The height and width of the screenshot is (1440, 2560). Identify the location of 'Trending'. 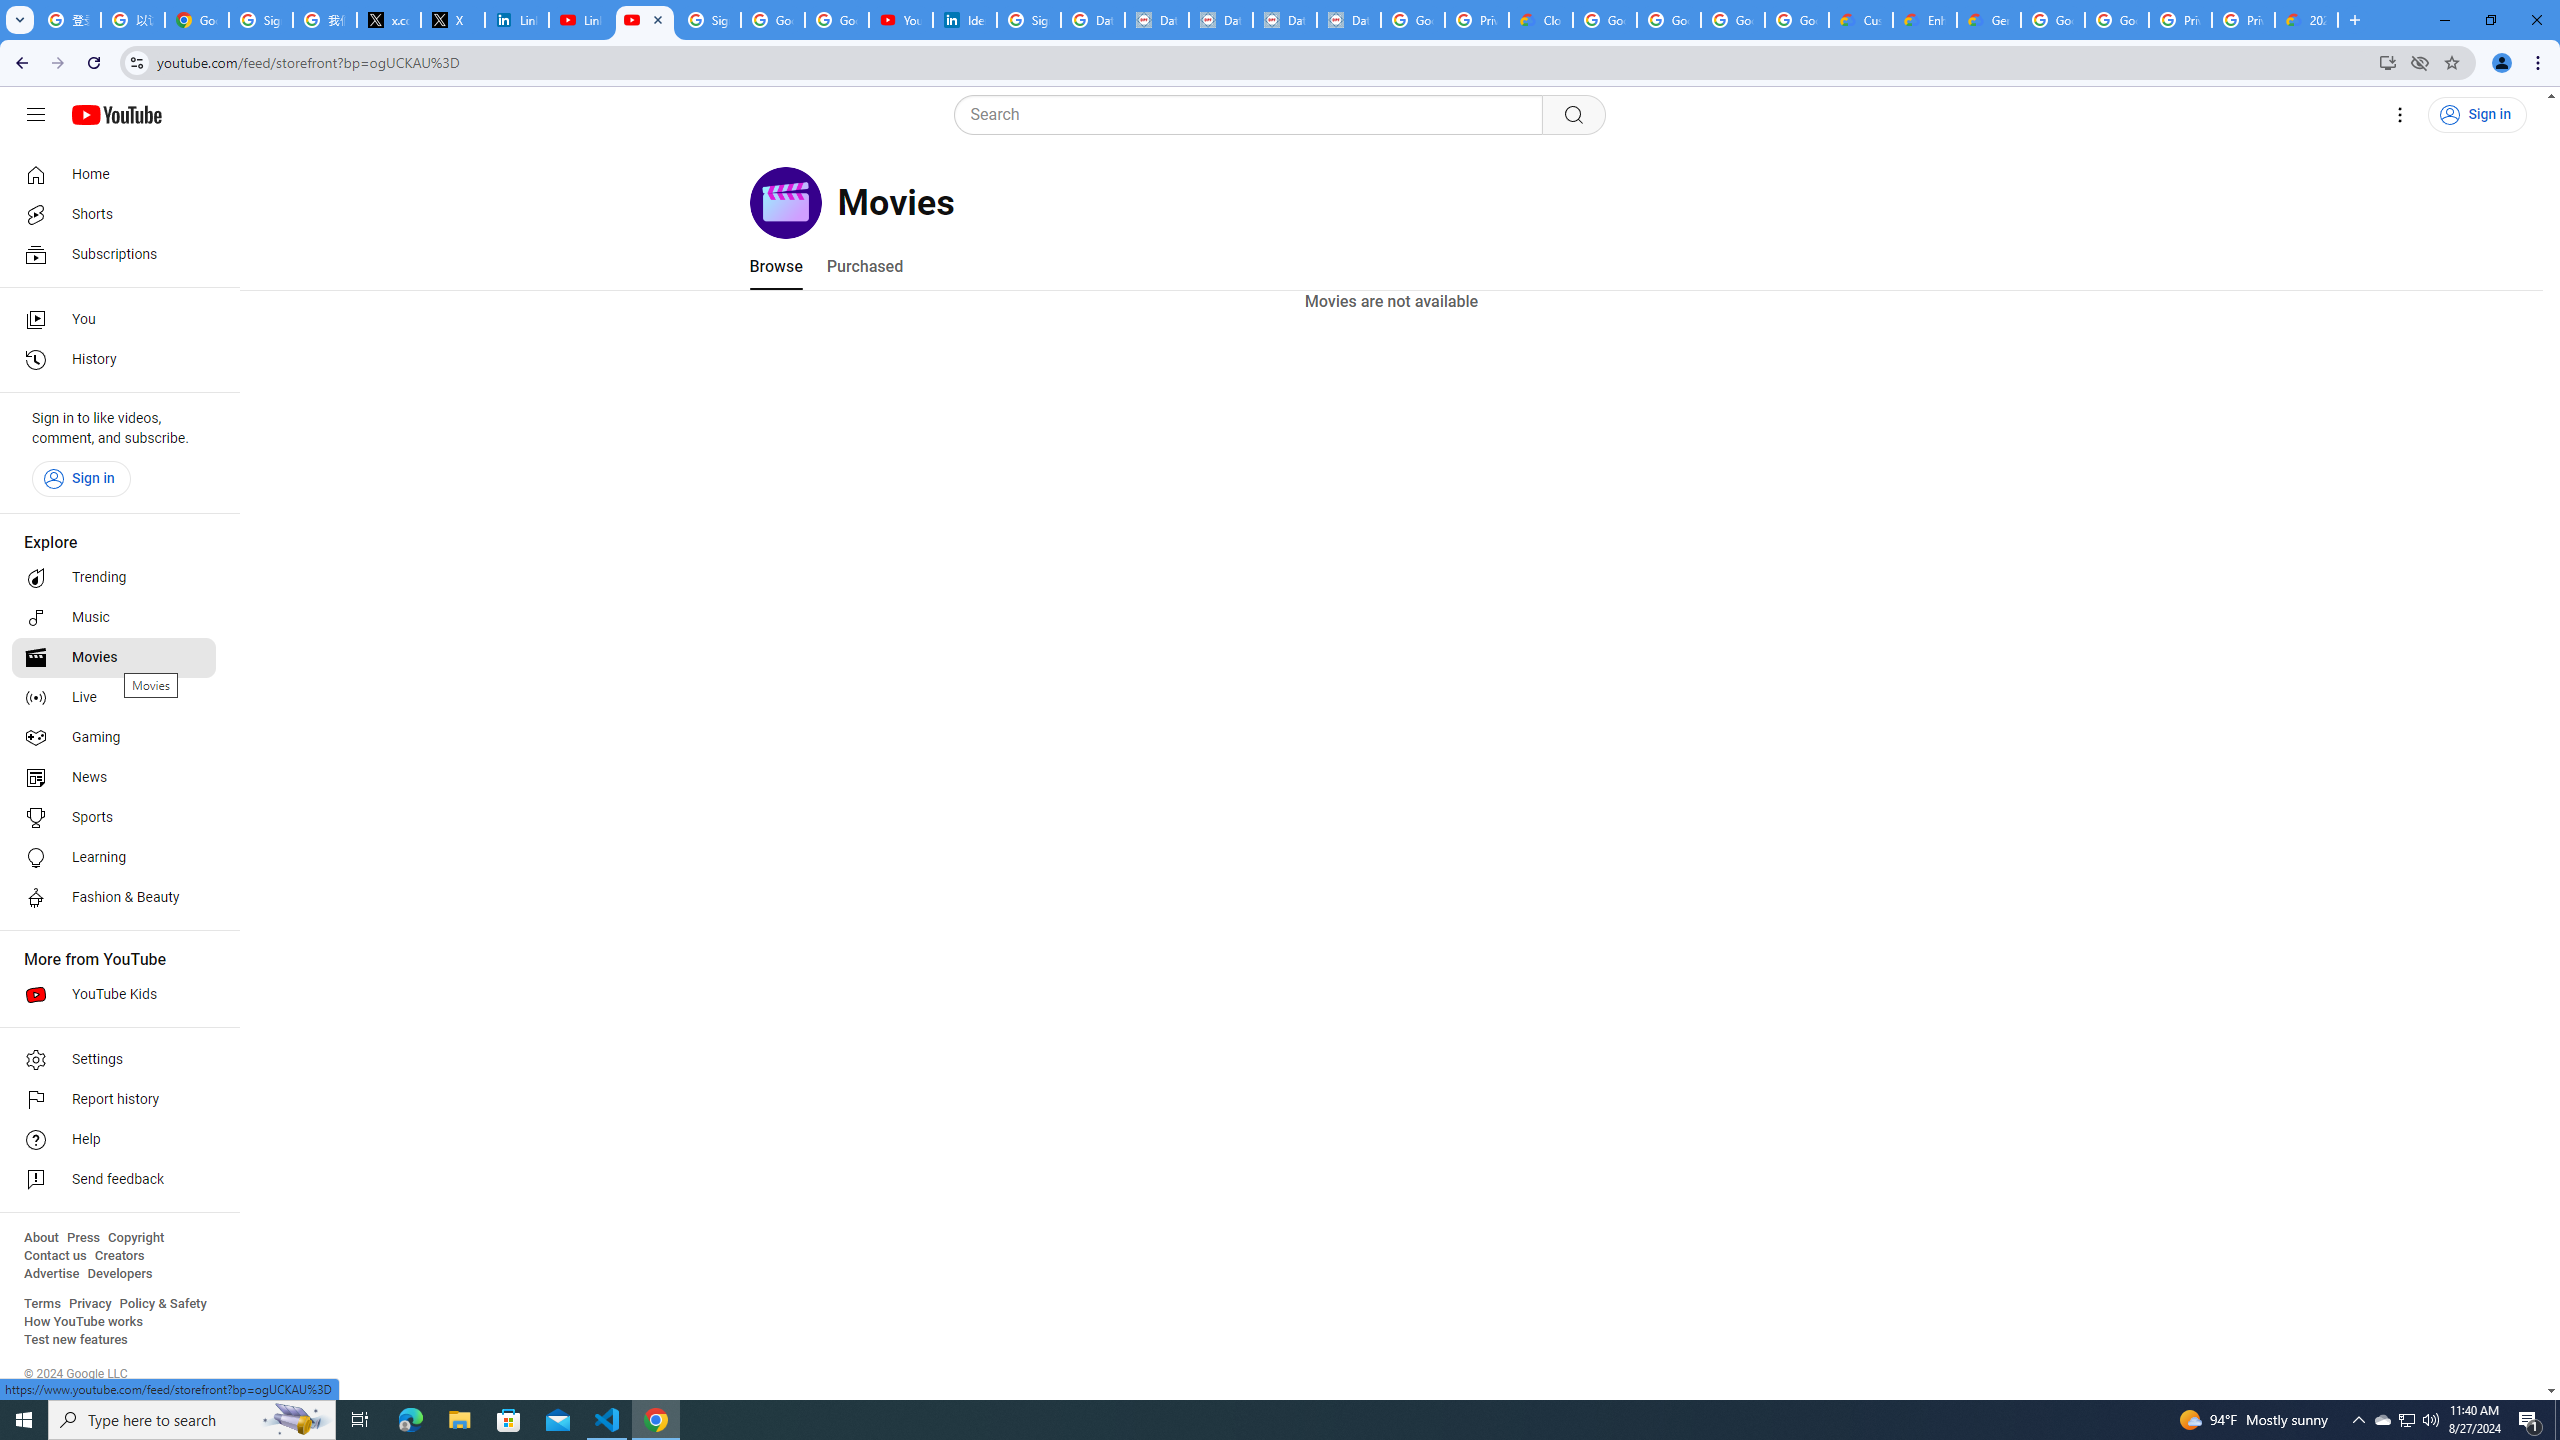
(113, 578).